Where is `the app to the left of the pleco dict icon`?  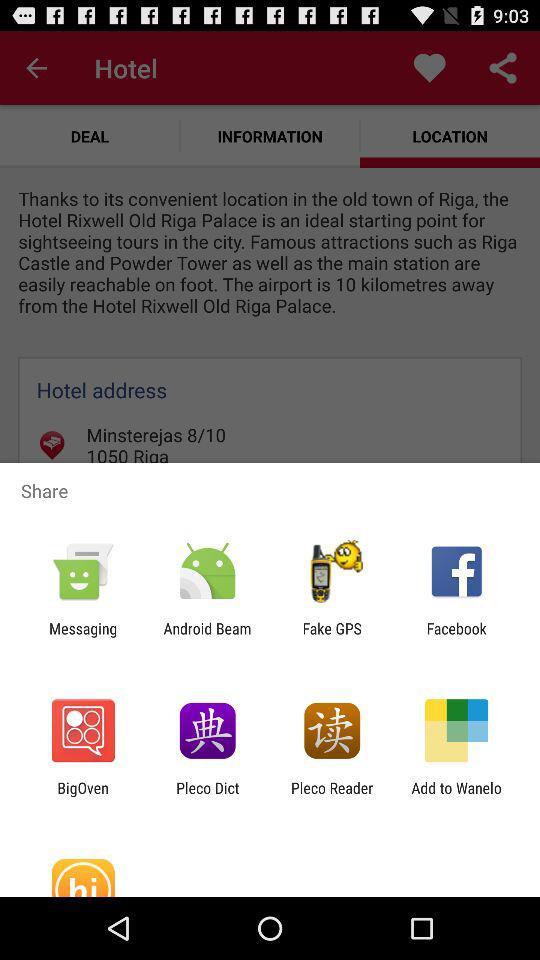
the app to the left of the pleco dict icon is located at coordinates (82, 796).